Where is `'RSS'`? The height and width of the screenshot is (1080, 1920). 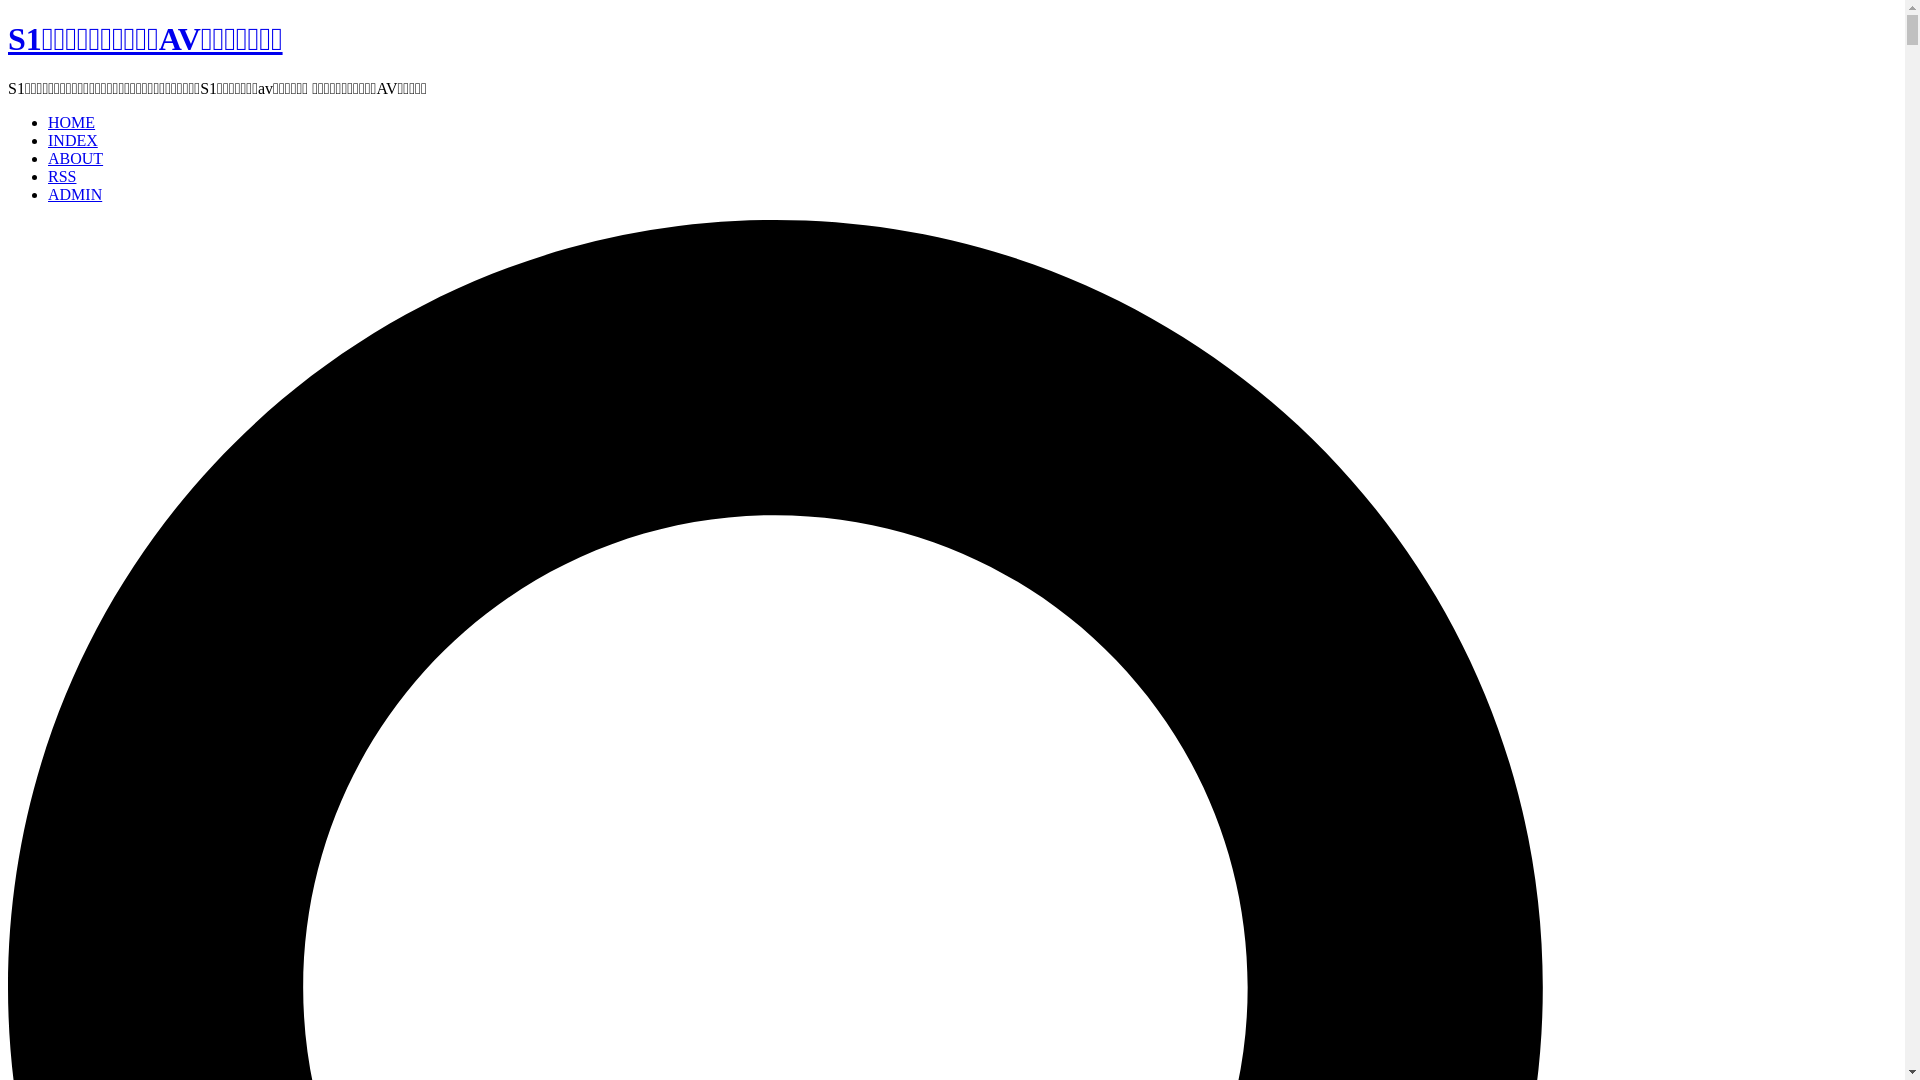 'RSS' is located at coordinates (62, 175).